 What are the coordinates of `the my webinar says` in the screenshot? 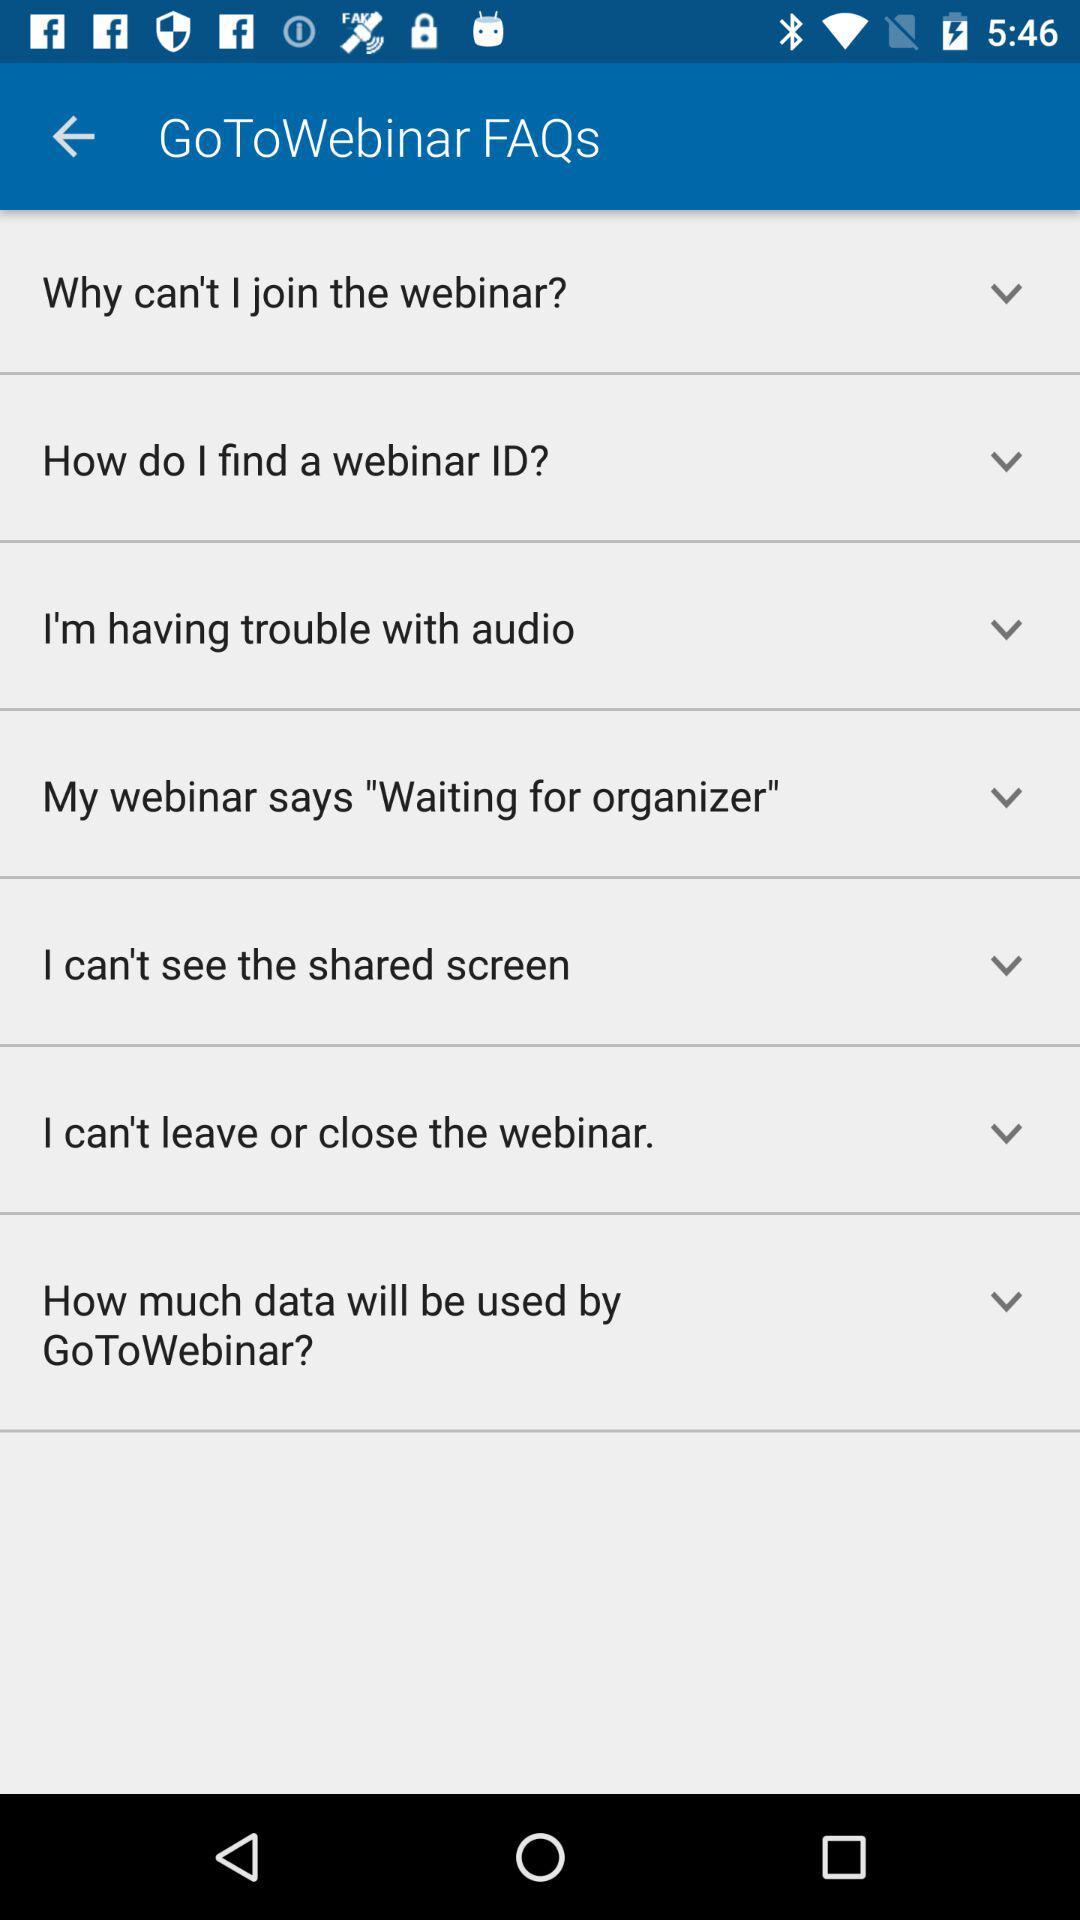 It's located at (466, 794).